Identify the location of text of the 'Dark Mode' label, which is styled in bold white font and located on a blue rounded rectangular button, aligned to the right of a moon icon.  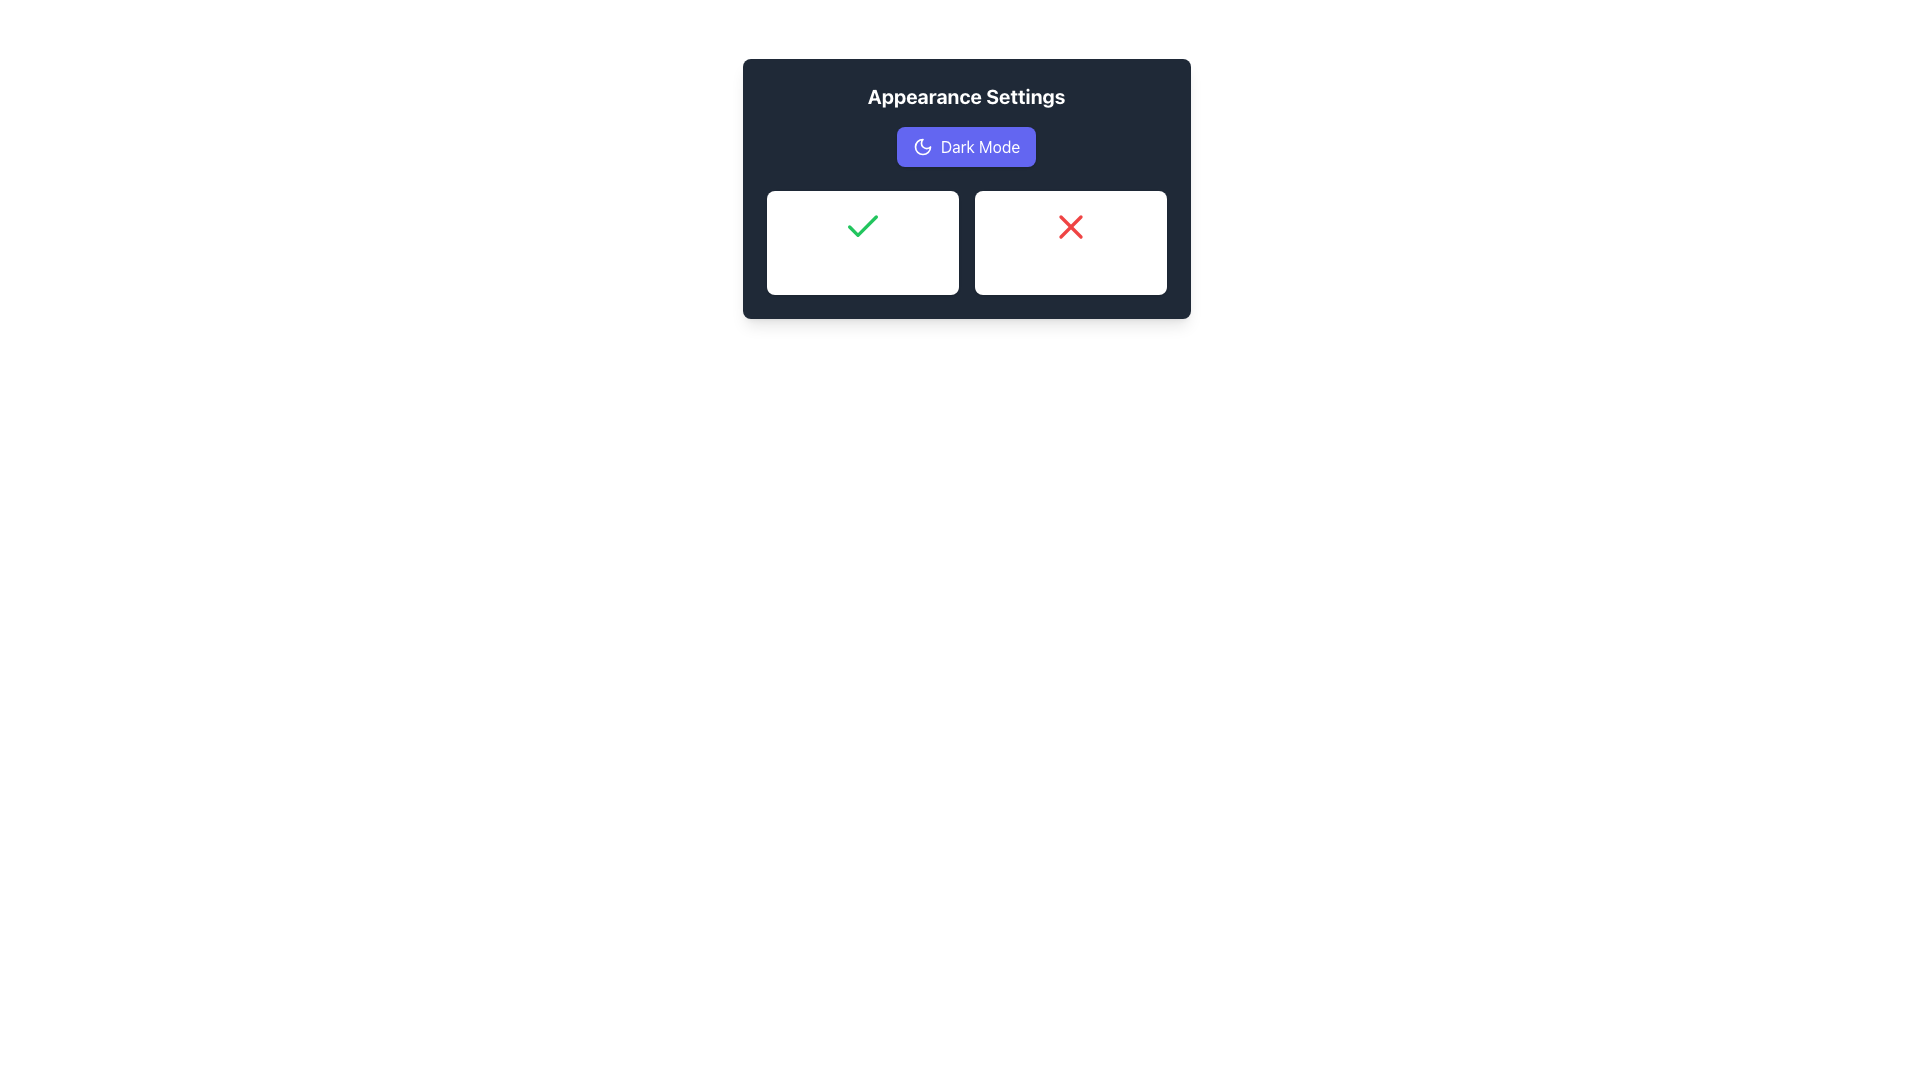
(980, 145).